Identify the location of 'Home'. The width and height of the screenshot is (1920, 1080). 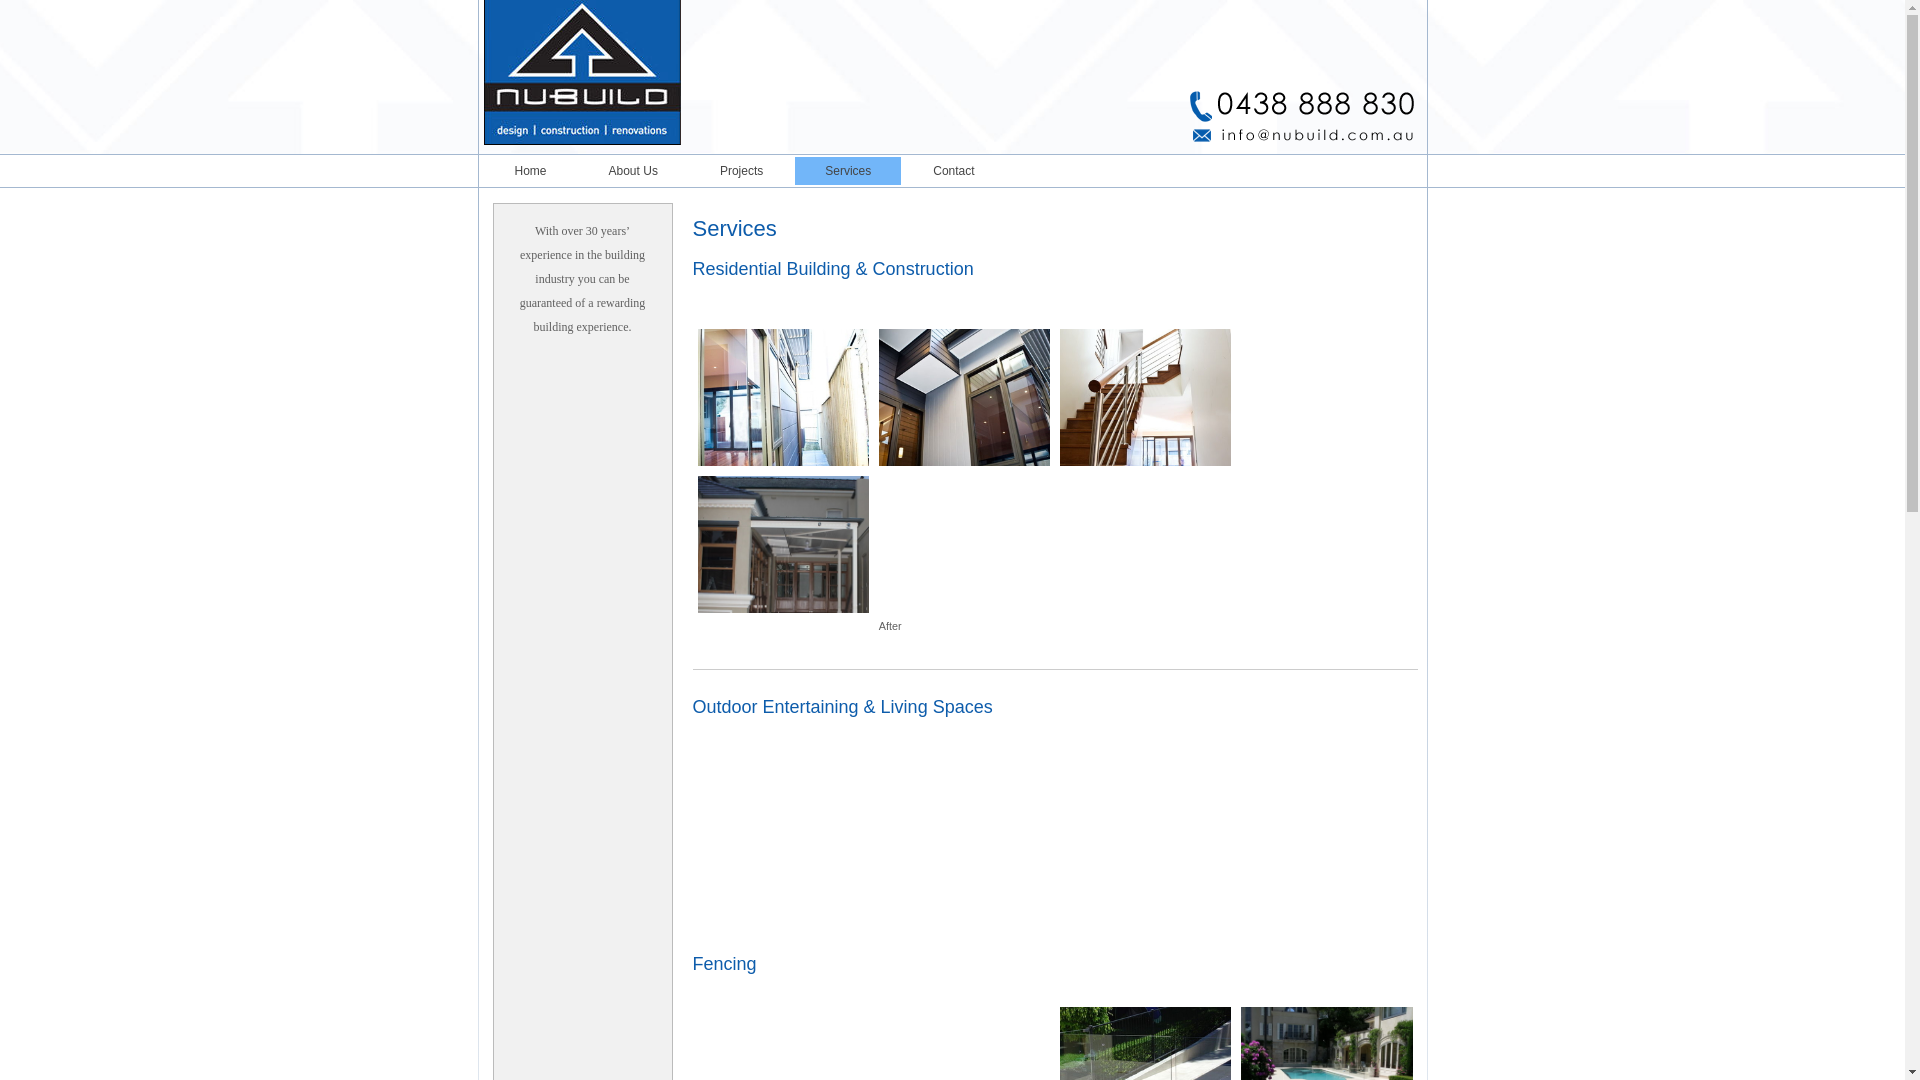
(484, 169).